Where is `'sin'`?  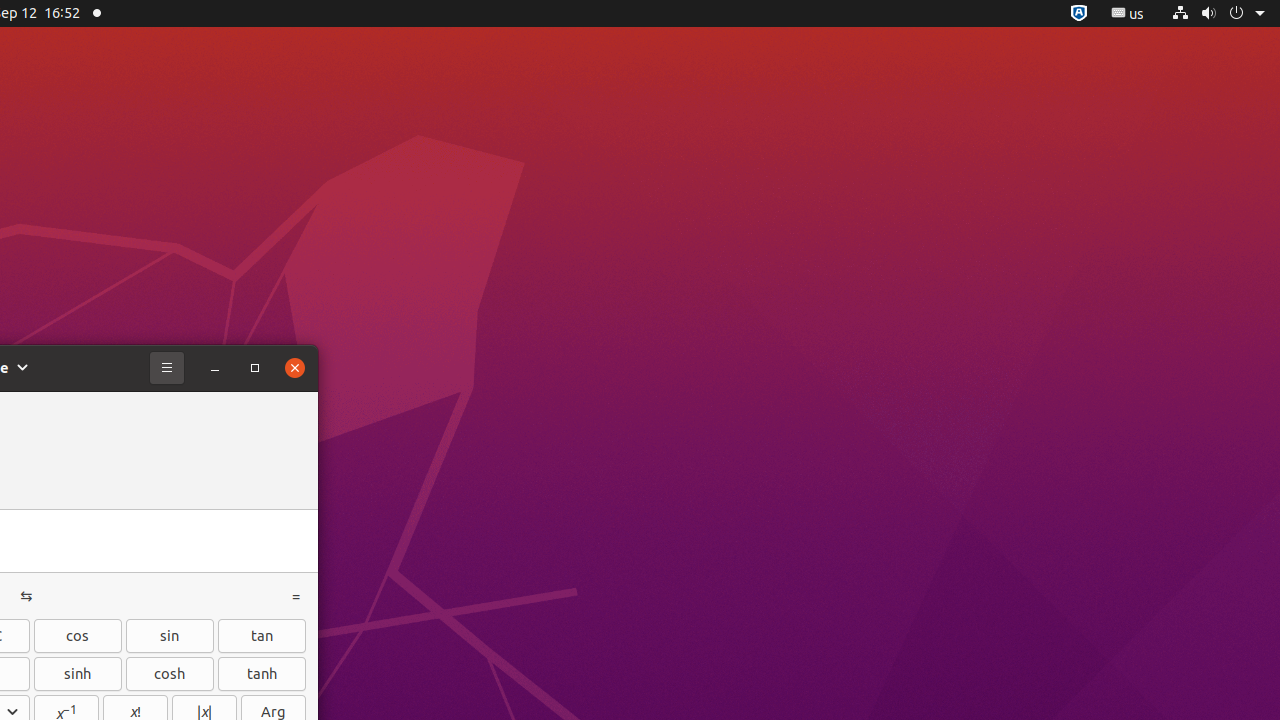
'sin' is located at coordinates (169, 635).